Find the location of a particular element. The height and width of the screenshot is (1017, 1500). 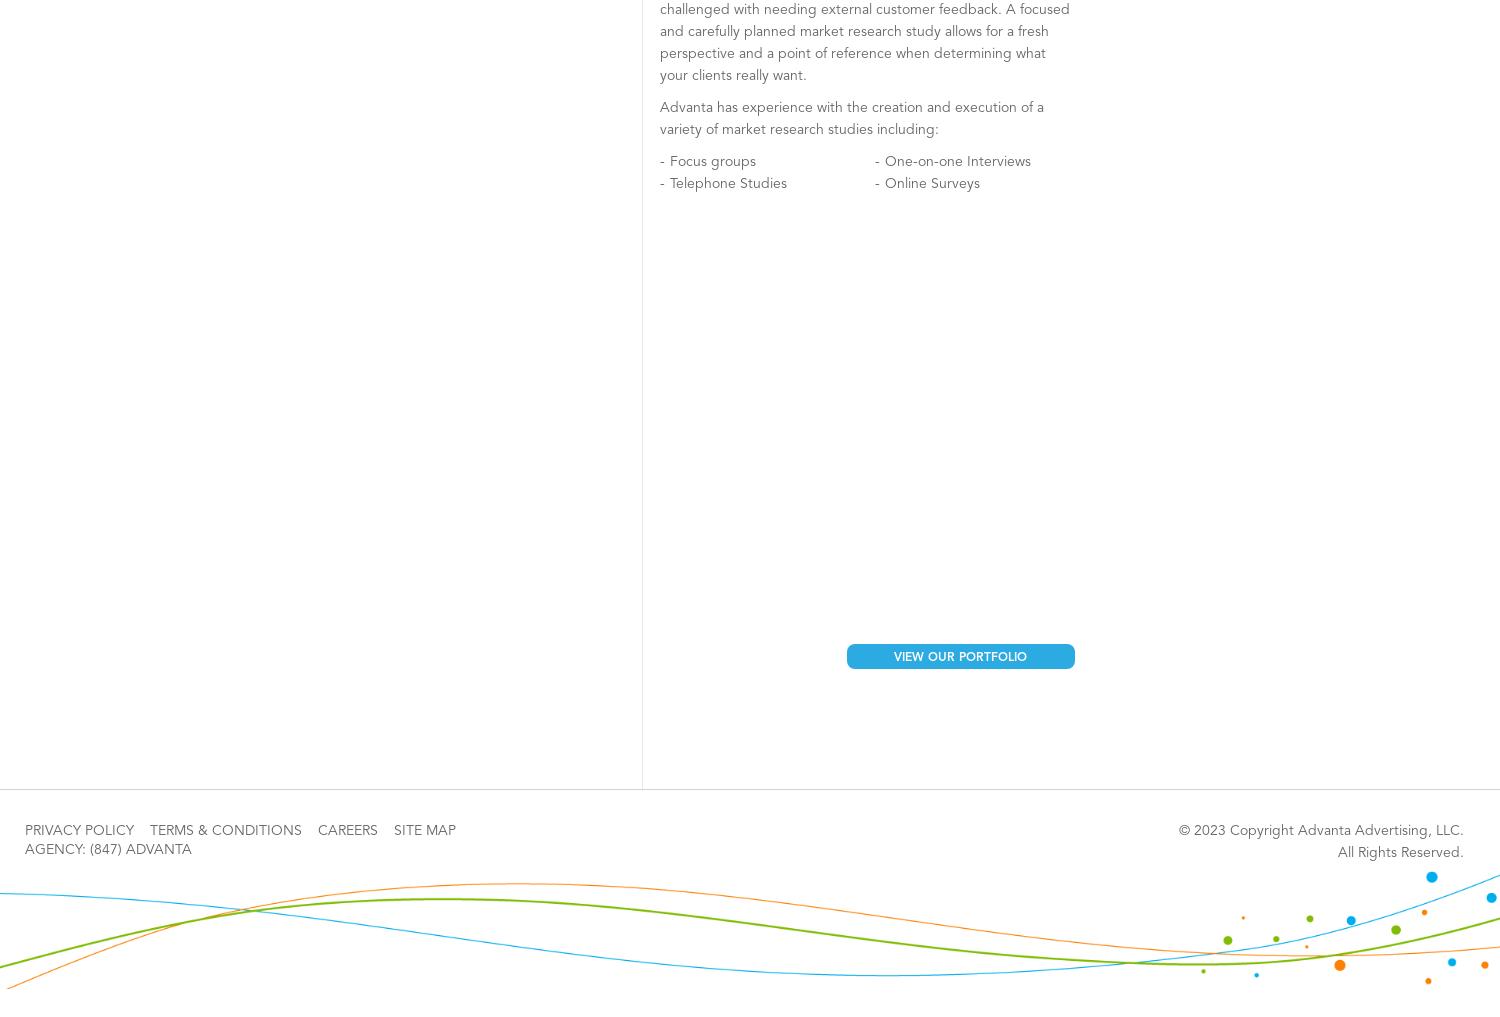

'Focus groups' is located at coordinates (711, 161).